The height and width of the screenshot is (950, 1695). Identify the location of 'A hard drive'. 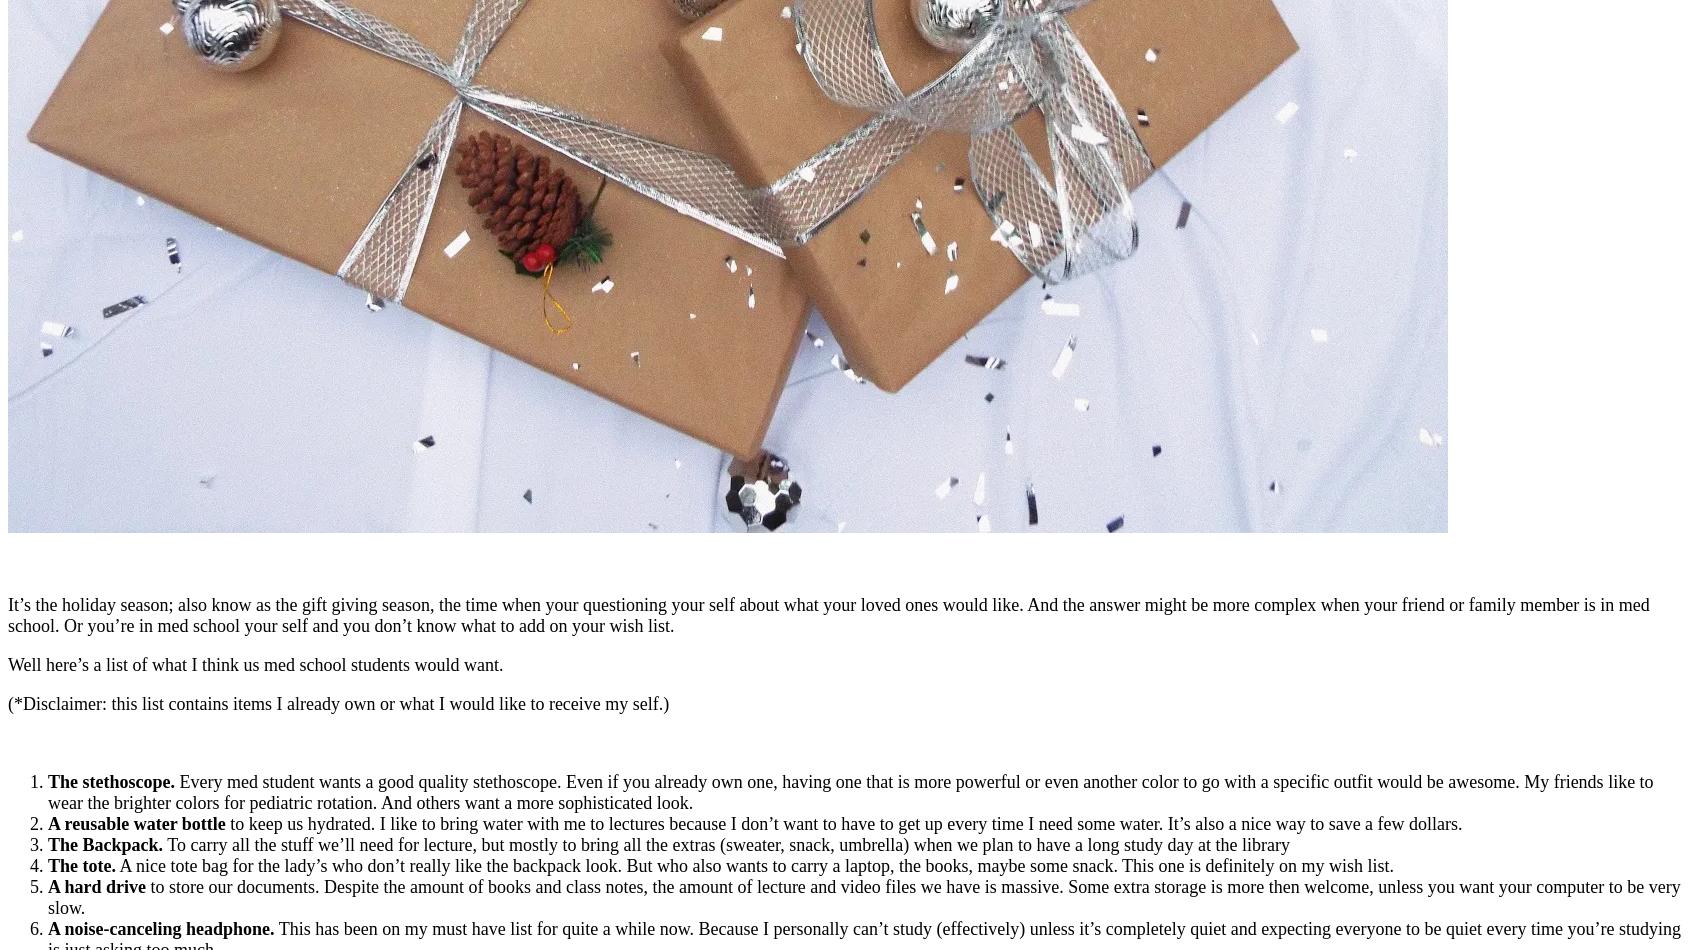
(95, 884).